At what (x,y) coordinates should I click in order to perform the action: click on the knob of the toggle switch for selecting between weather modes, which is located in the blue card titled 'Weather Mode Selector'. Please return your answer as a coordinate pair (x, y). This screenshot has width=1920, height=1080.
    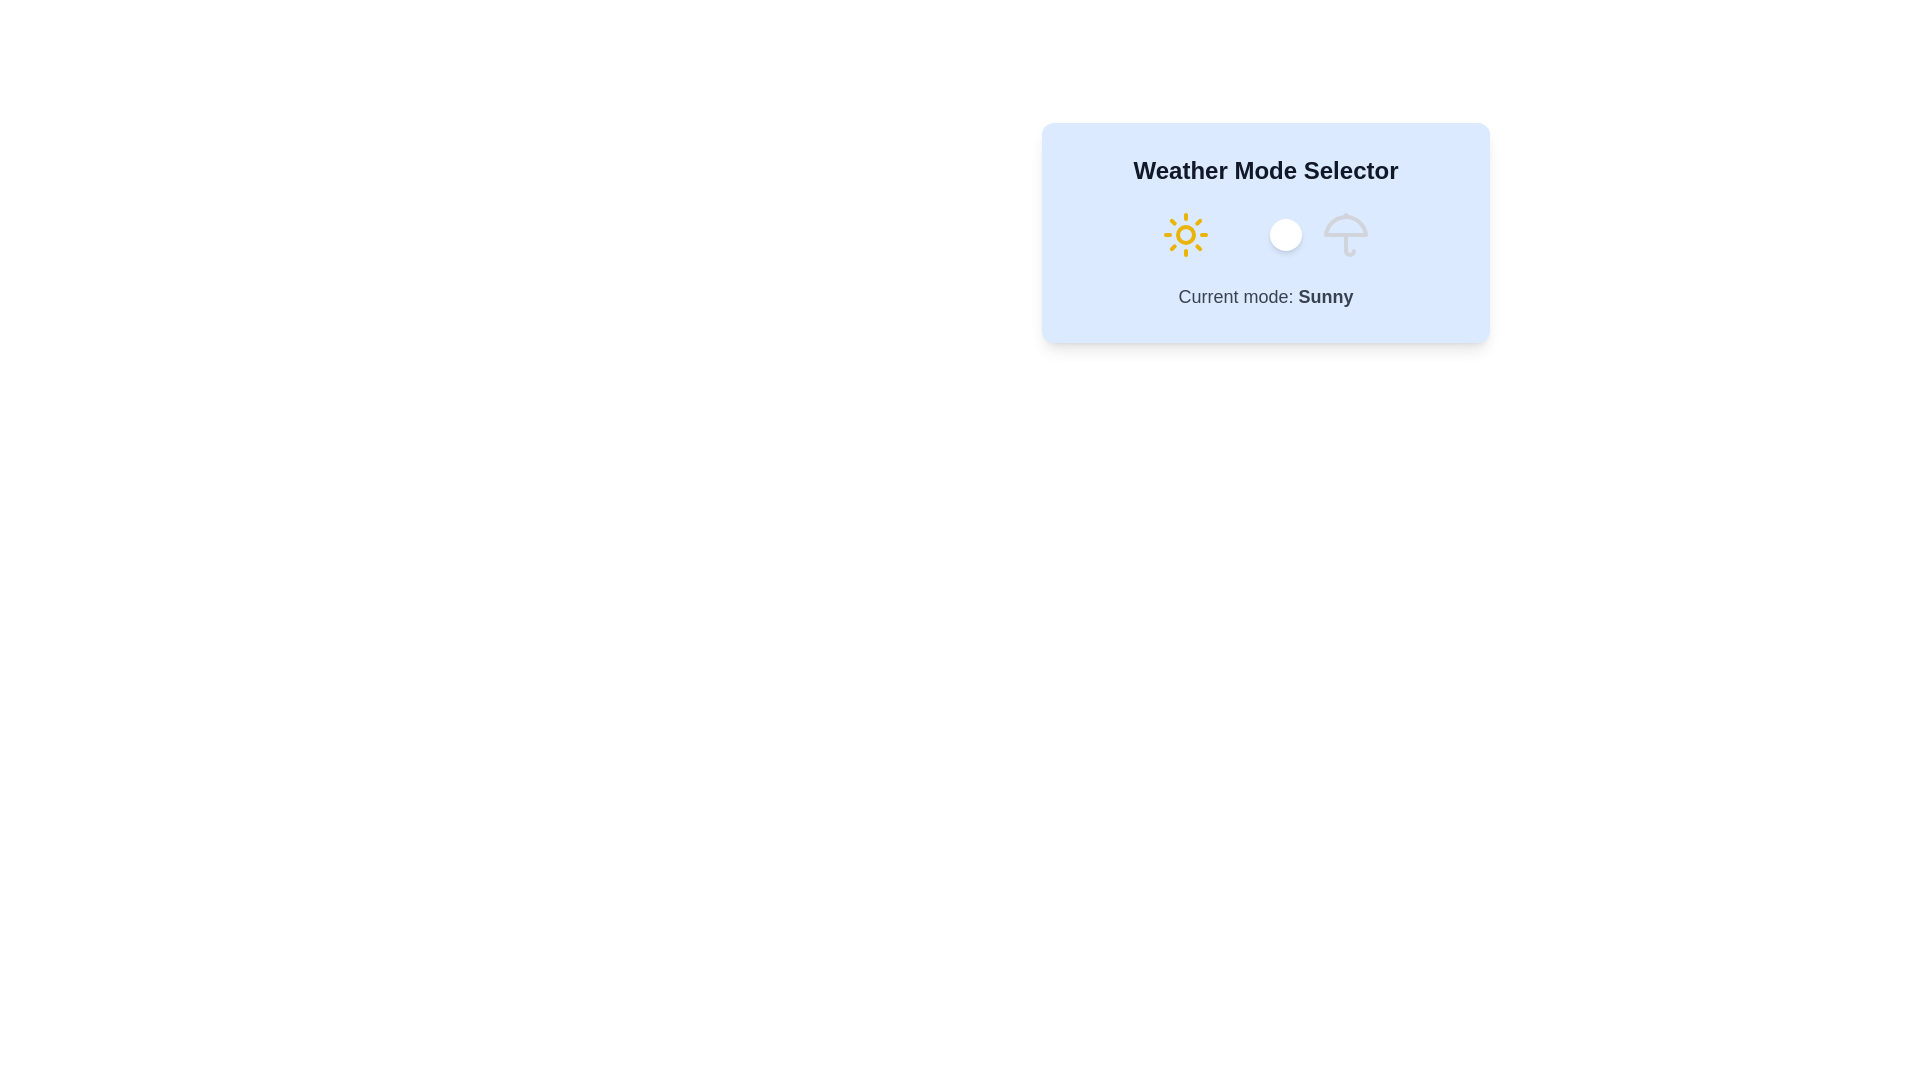
    Looking at the image, I should click on (1265, 234).